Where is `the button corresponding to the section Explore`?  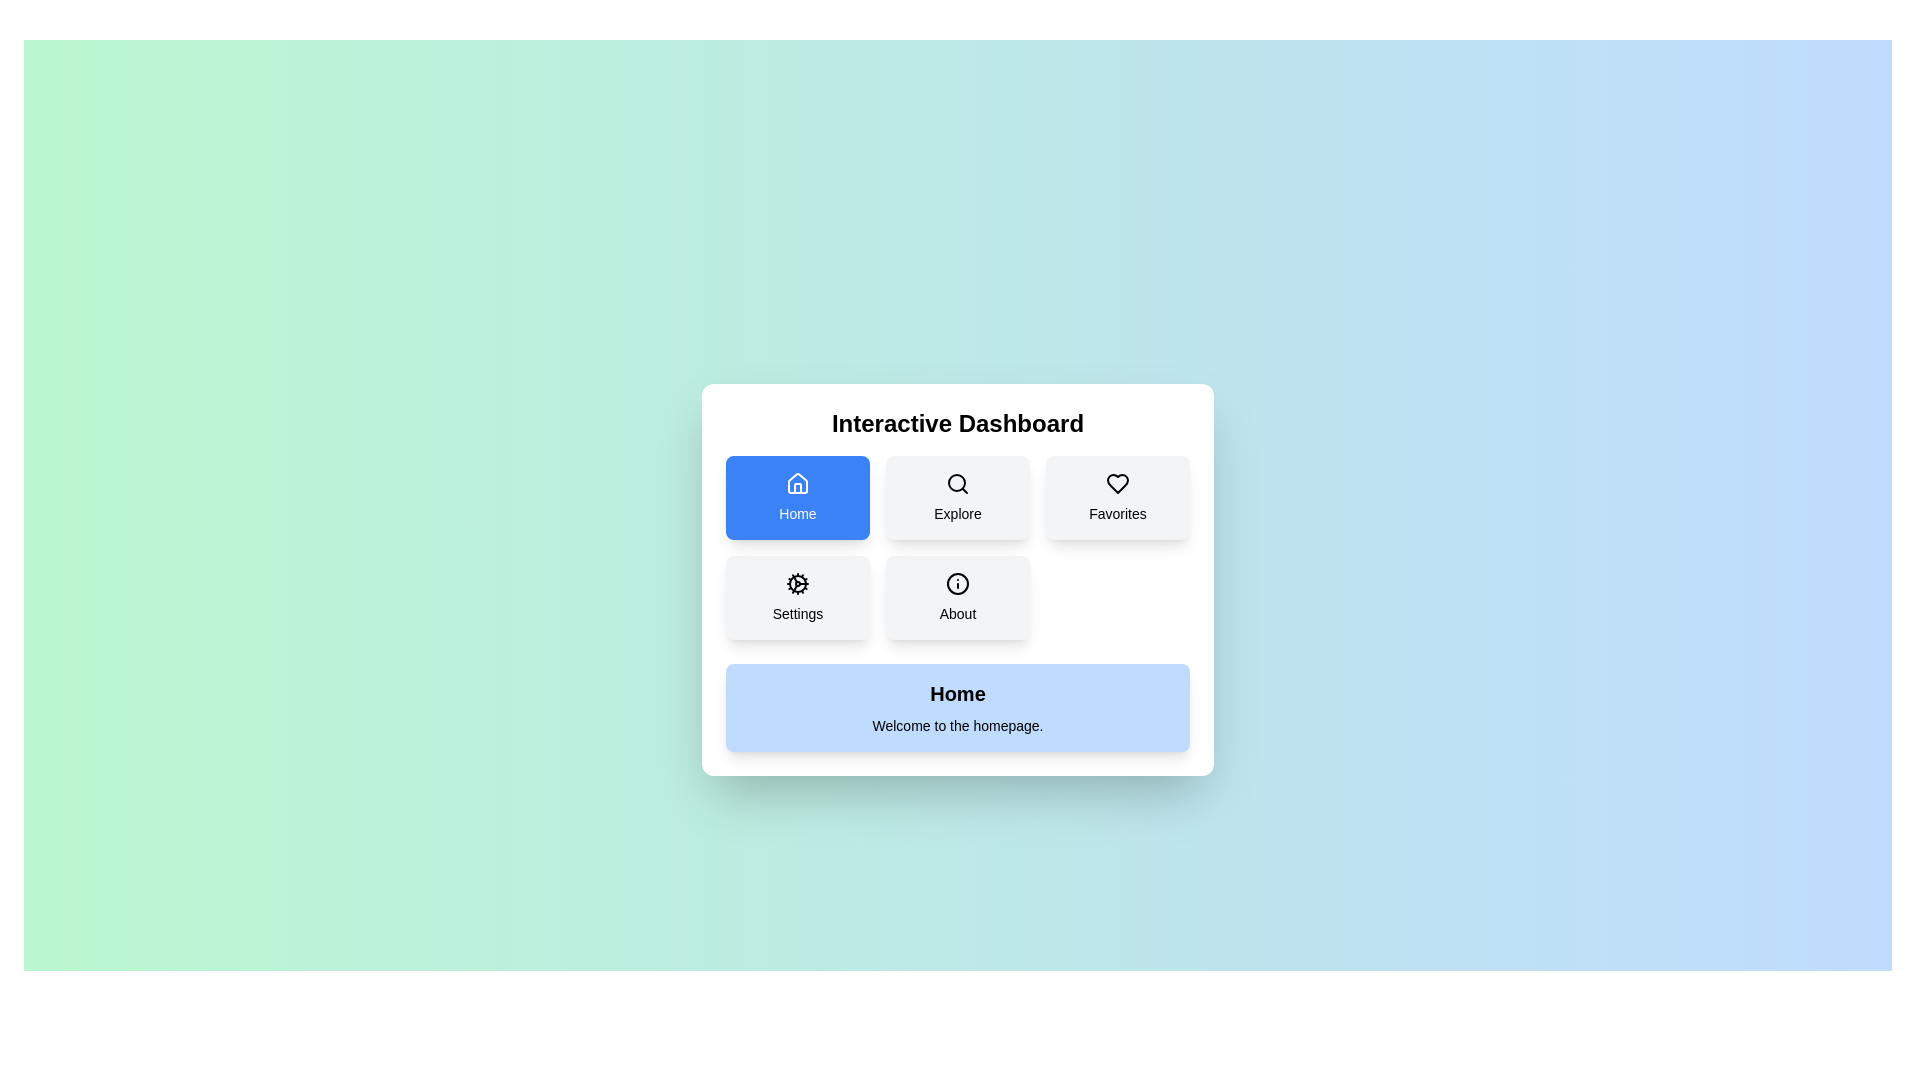 the button corresponding to the section Explore is located at coordinates (957, 496).